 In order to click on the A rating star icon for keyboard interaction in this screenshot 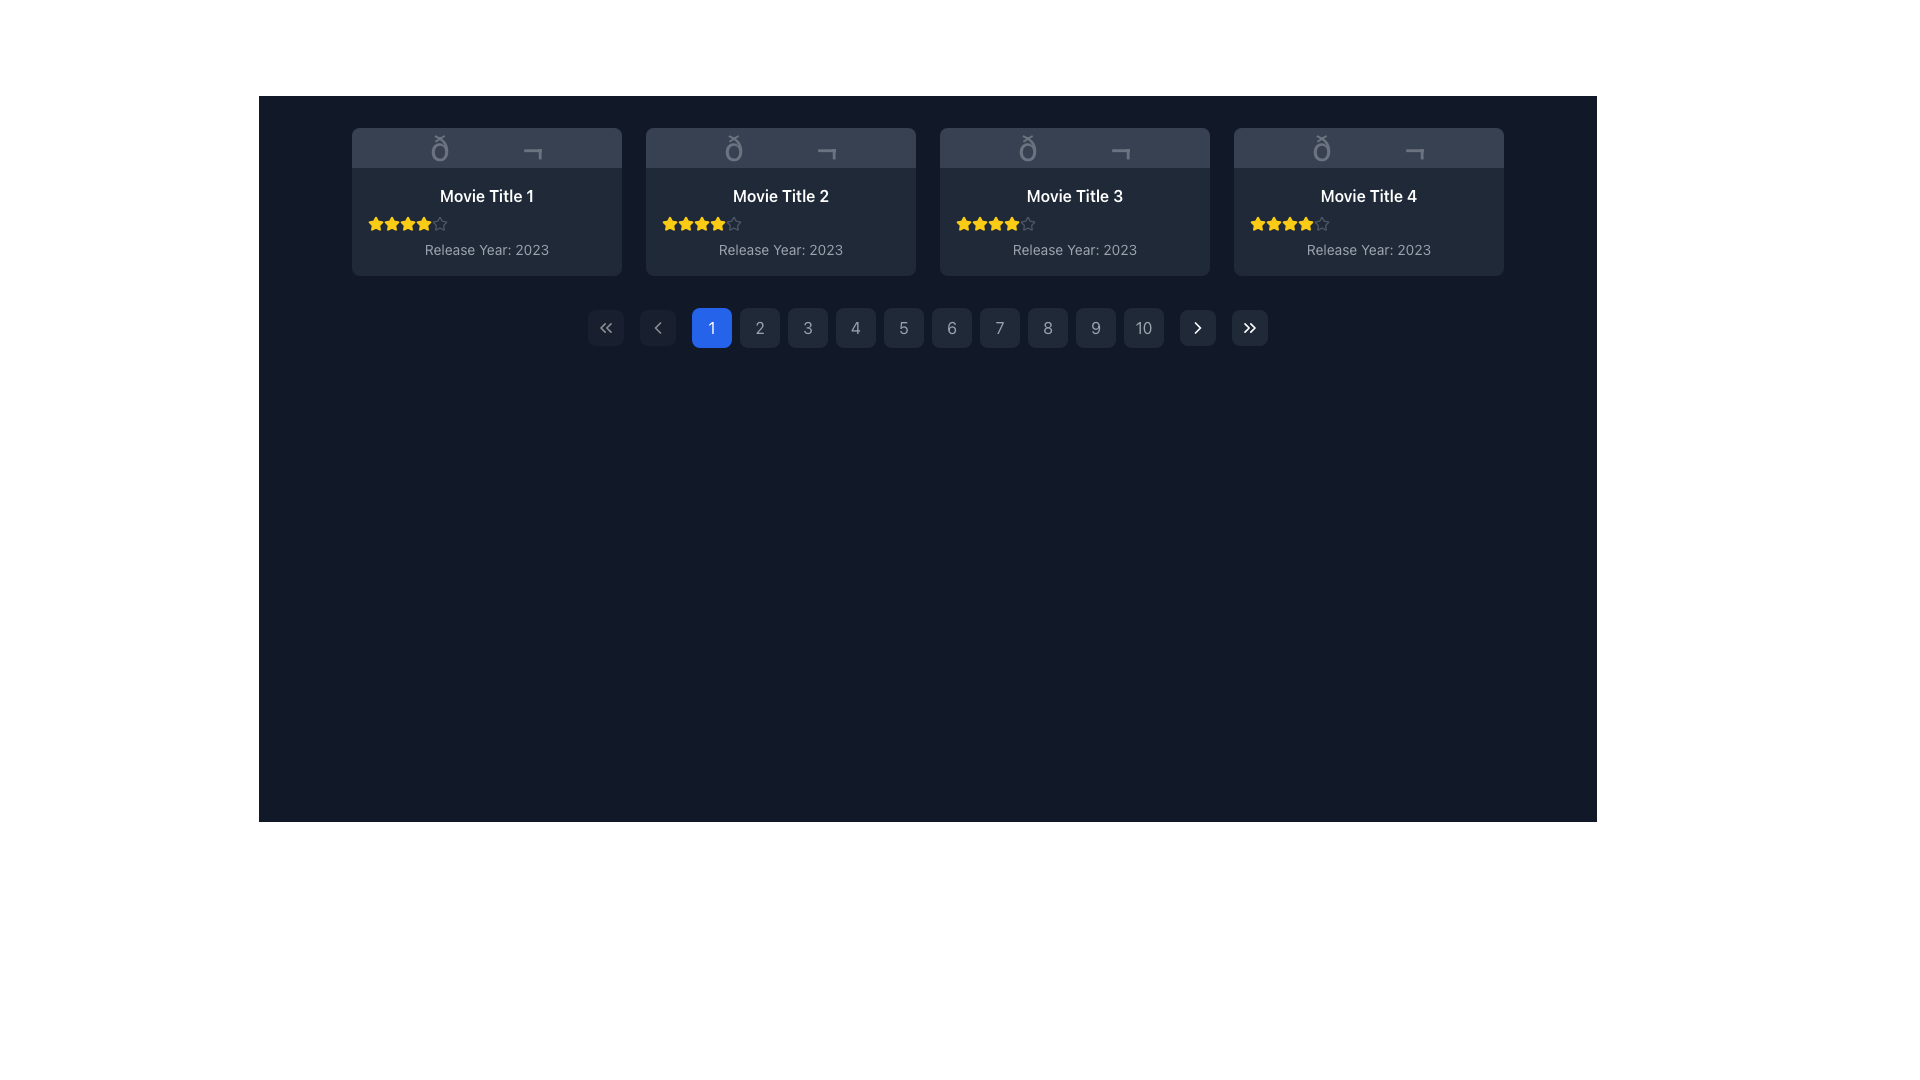, I will do `click(439, 223)`.